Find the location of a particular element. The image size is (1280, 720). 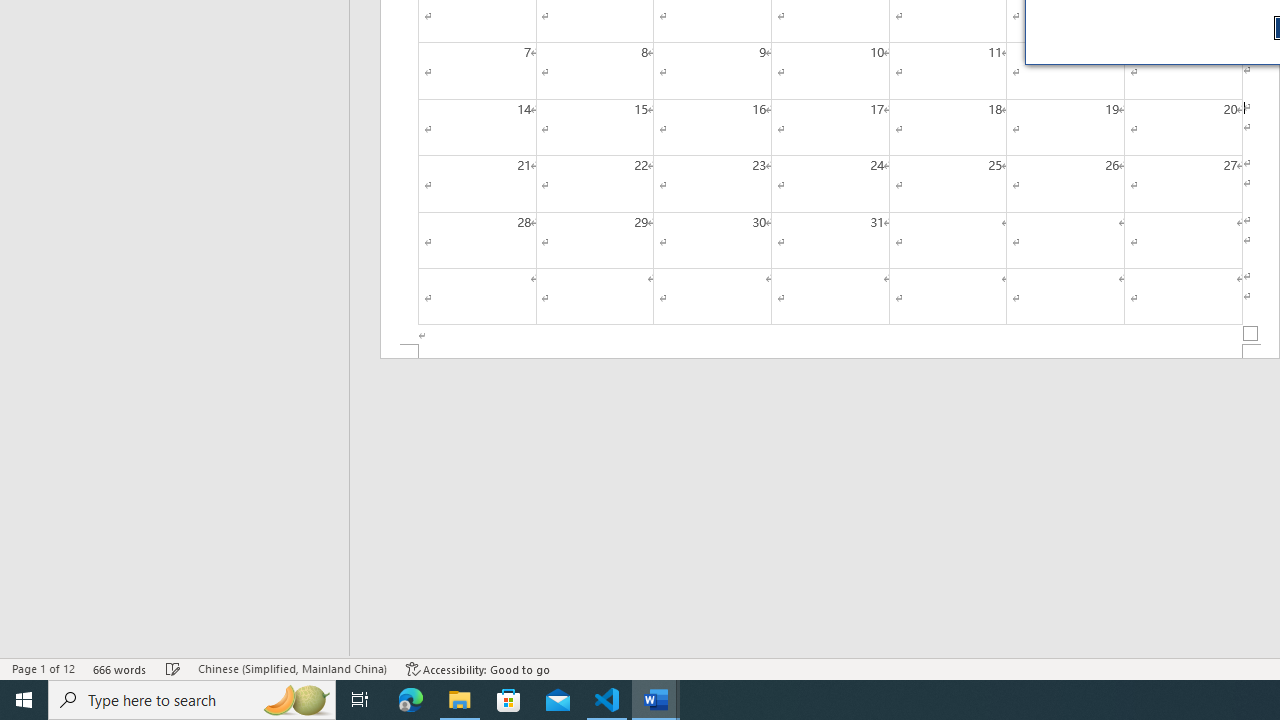

'Word Count 666 words' is located at coordinates (119, 669).